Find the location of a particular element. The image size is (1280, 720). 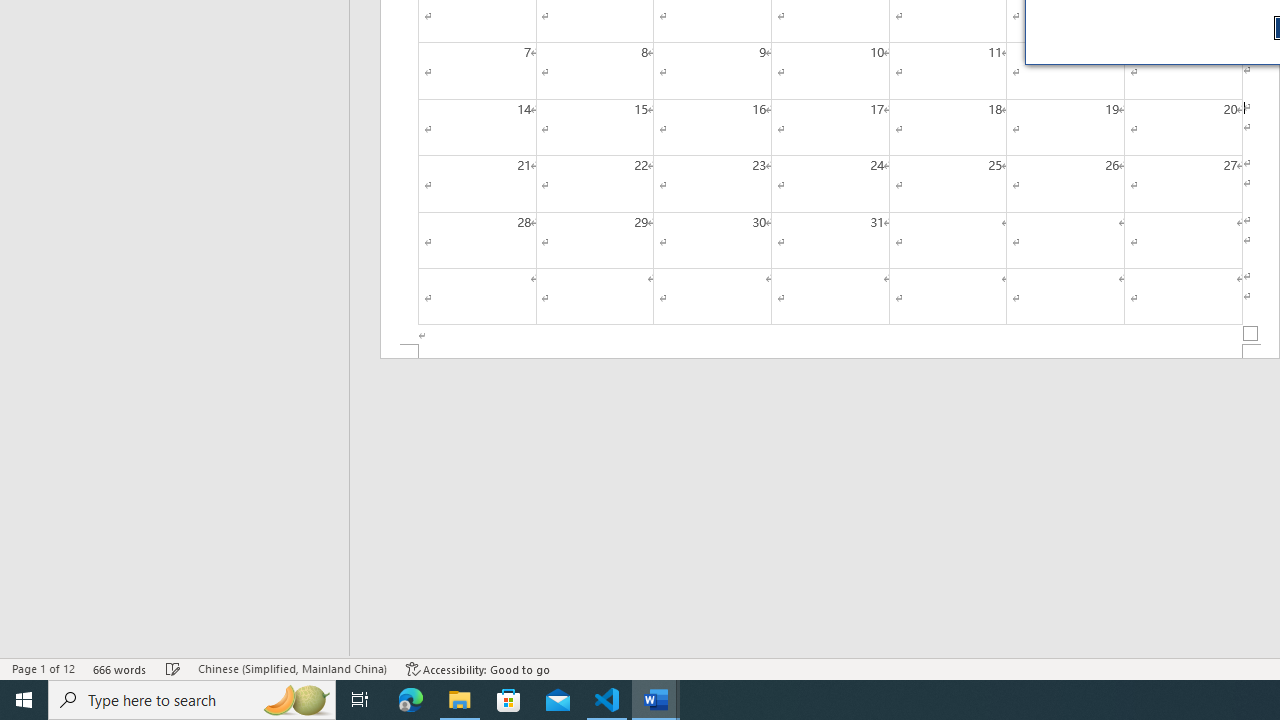

'Word Count 666 words' is located at coordinates (119, 669).